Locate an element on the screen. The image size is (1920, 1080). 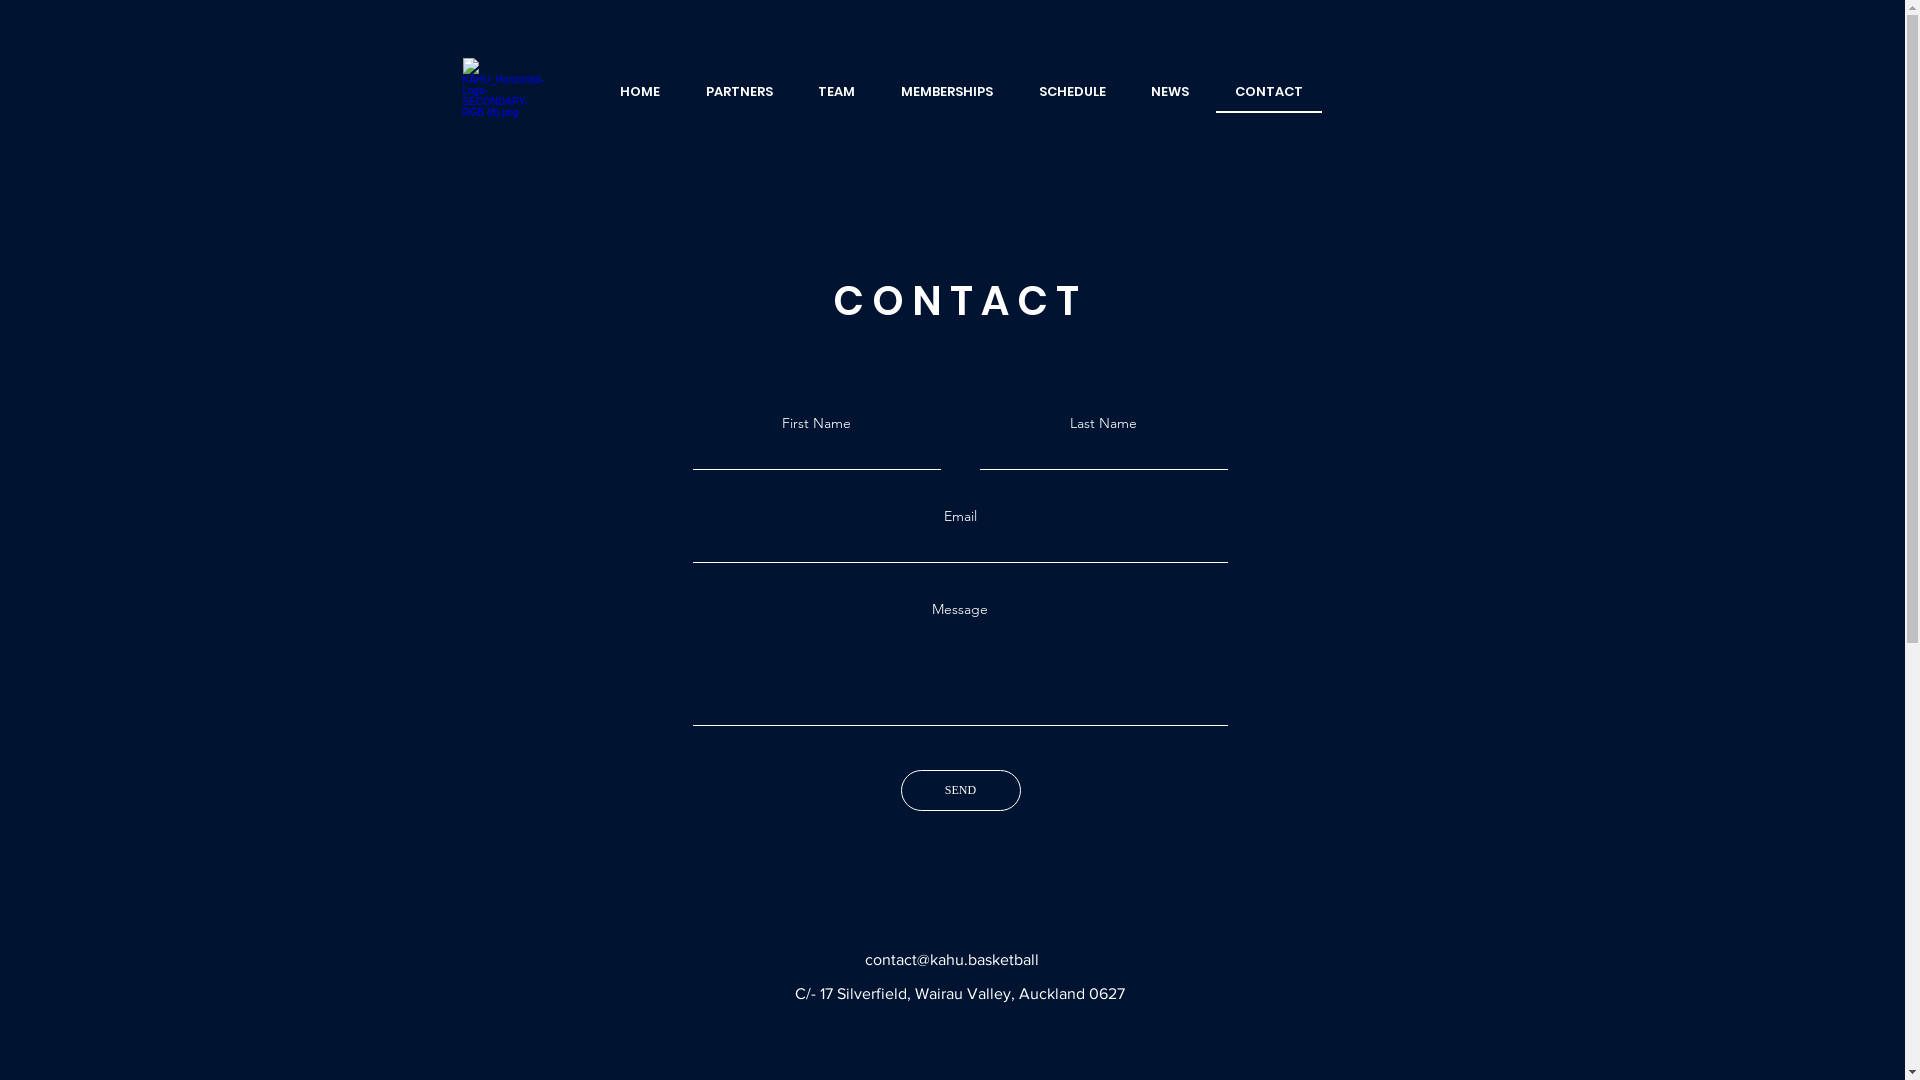
'CONTACT' is located at coordinates (1267, 92).